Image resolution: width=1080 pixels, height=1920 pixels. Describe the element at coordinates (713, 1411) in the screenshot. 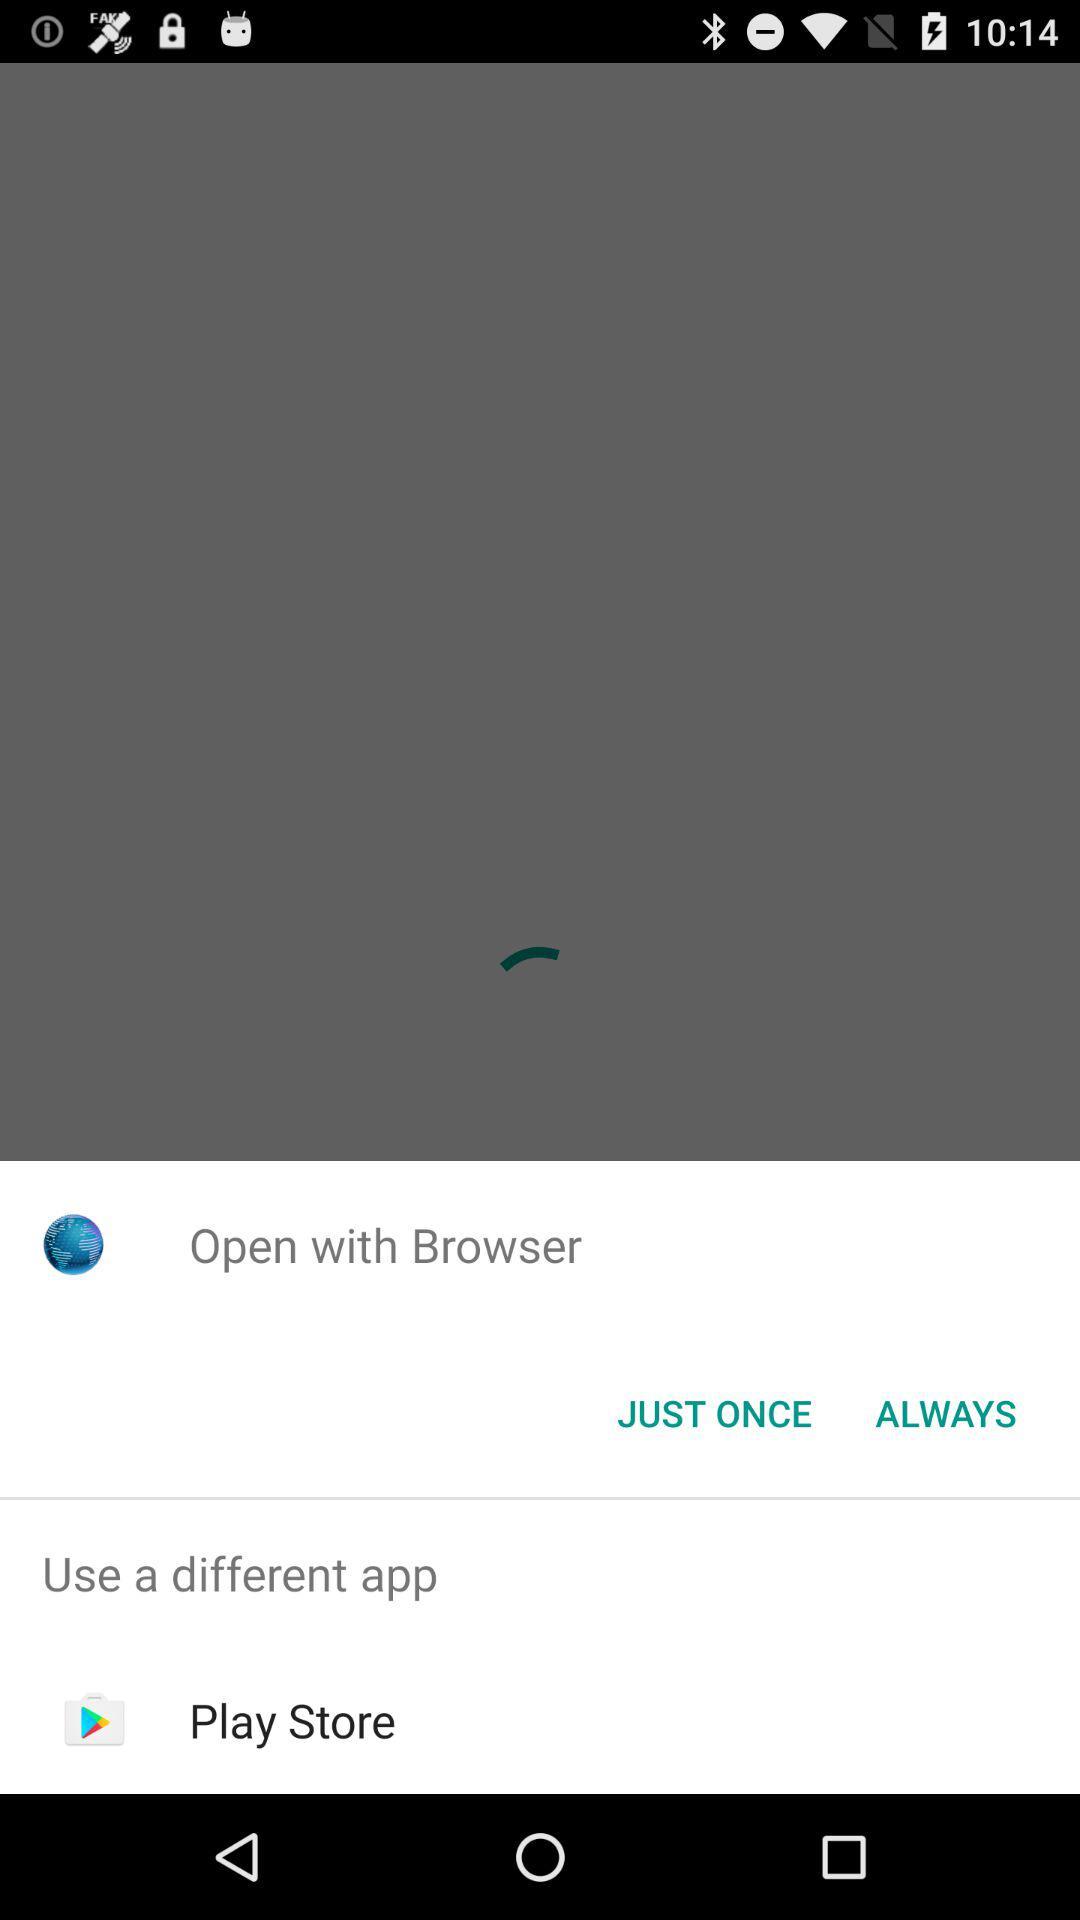

I see `just once item` at that location.